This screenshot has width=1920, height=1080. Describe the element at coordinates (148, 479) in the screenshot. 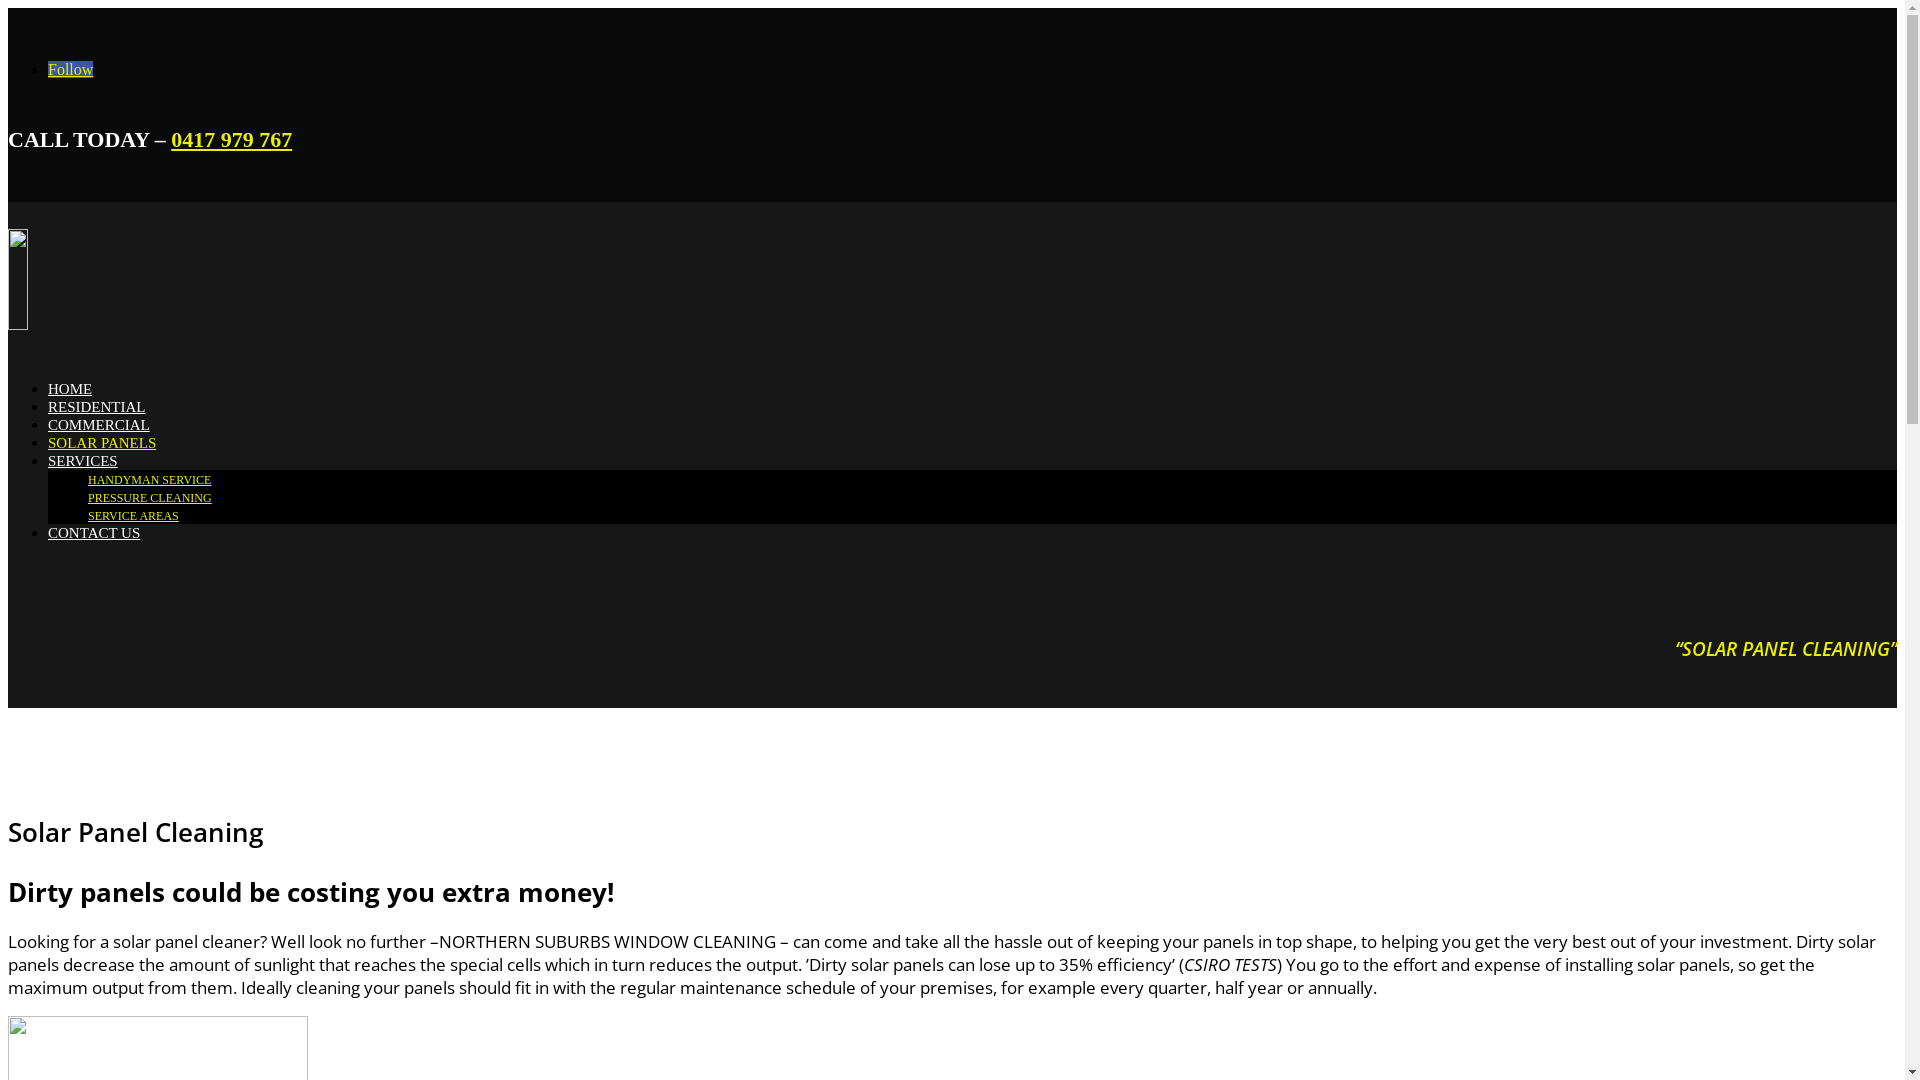

I see `'HANDYMAN SERVICE'` at that location.